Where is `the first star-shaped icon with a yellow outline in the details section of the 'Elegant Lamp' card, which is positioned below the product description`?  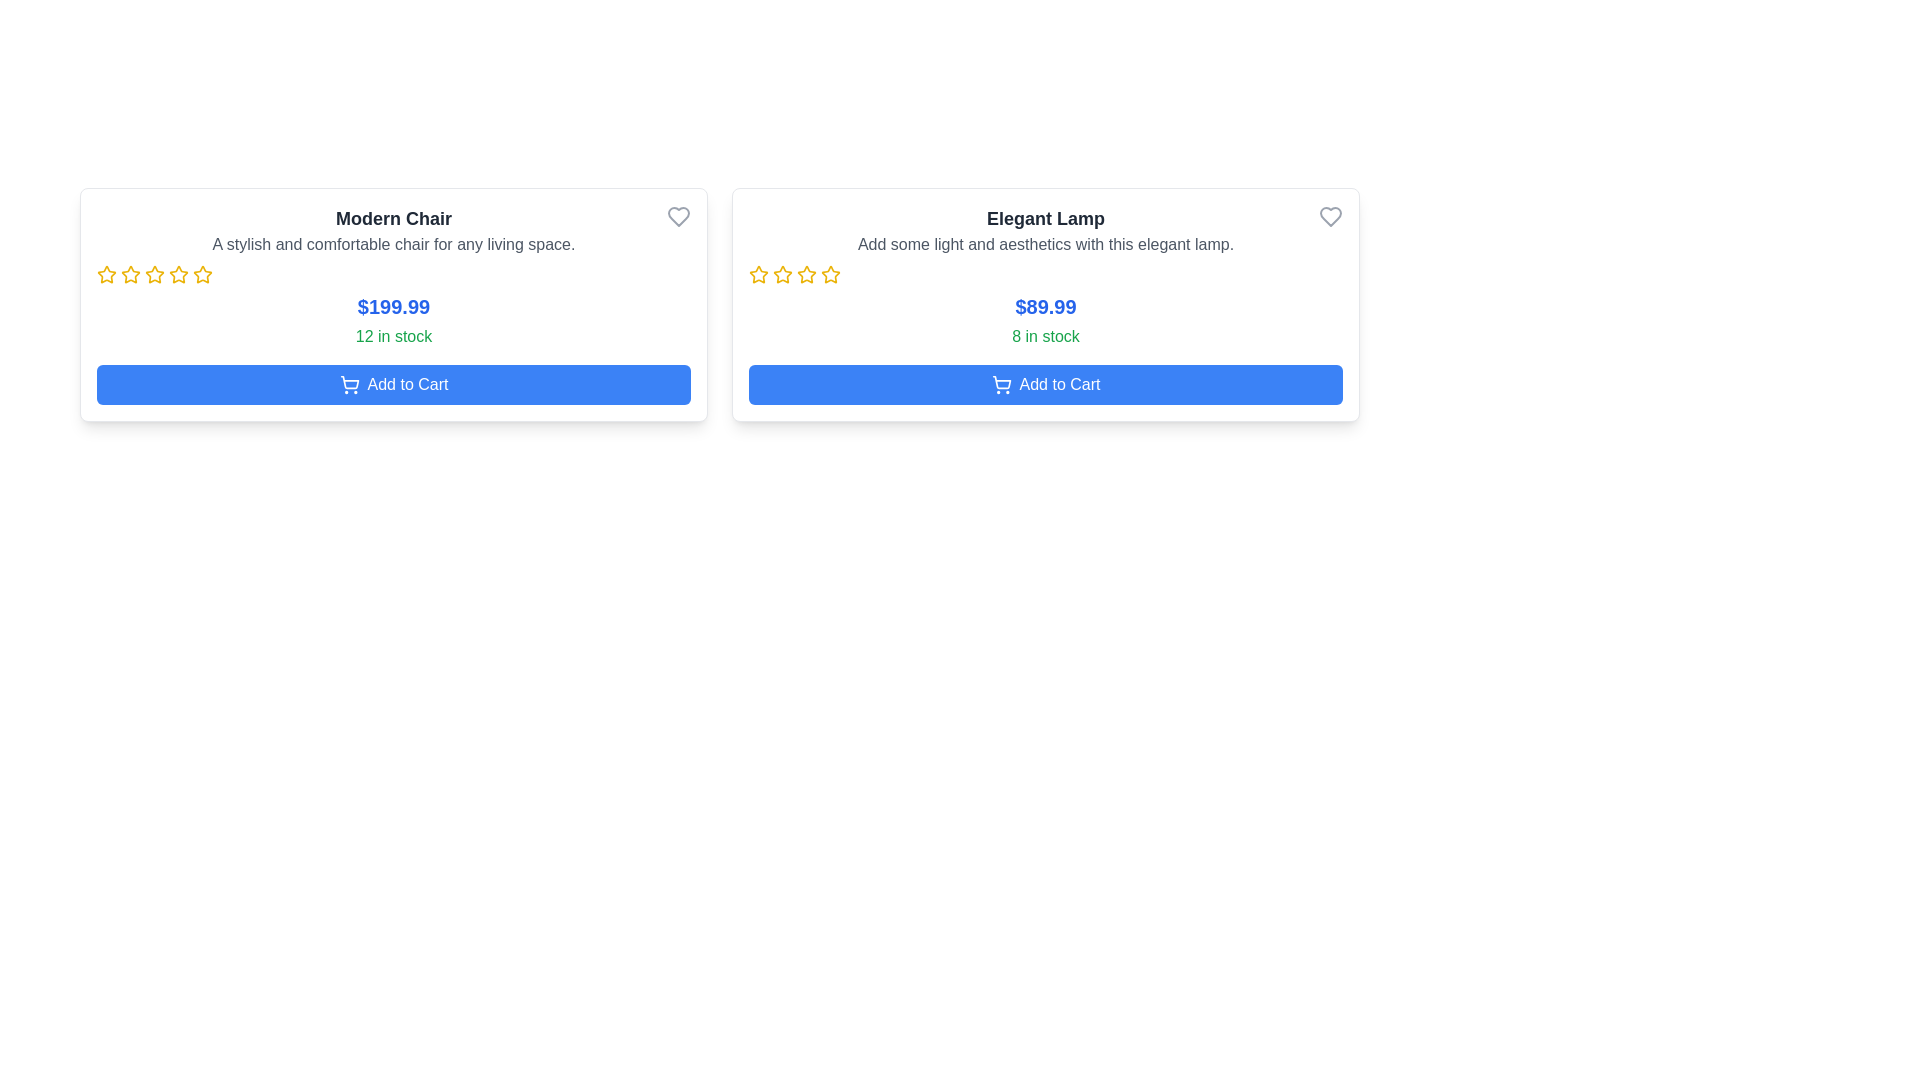 the first star-shaped icon with a yellow outline in the details section of the 'Elegant Lamp' card, which is positioned below the product description is located at coordinates (757, 274).